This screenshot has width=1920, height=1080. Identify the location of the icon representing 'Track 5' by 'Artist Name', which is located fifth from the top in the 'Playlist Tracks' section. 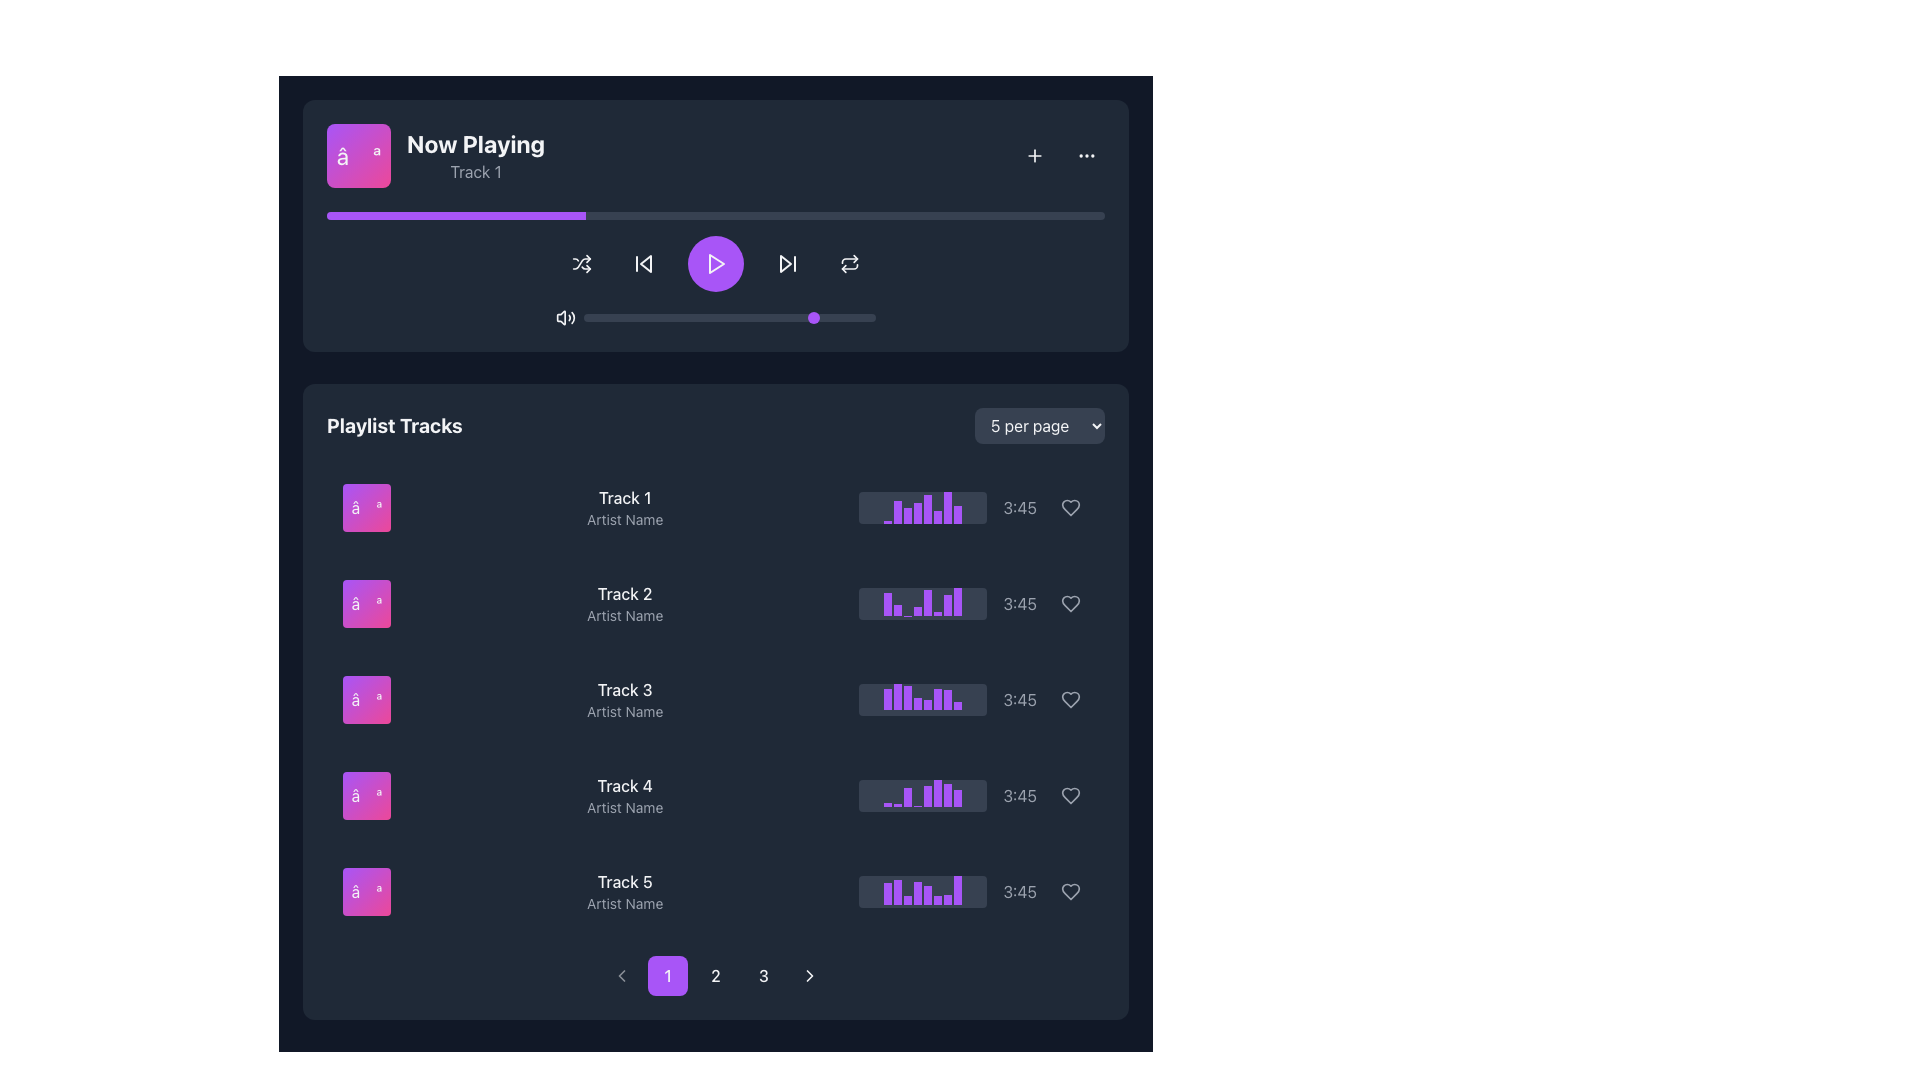
(366, 890).